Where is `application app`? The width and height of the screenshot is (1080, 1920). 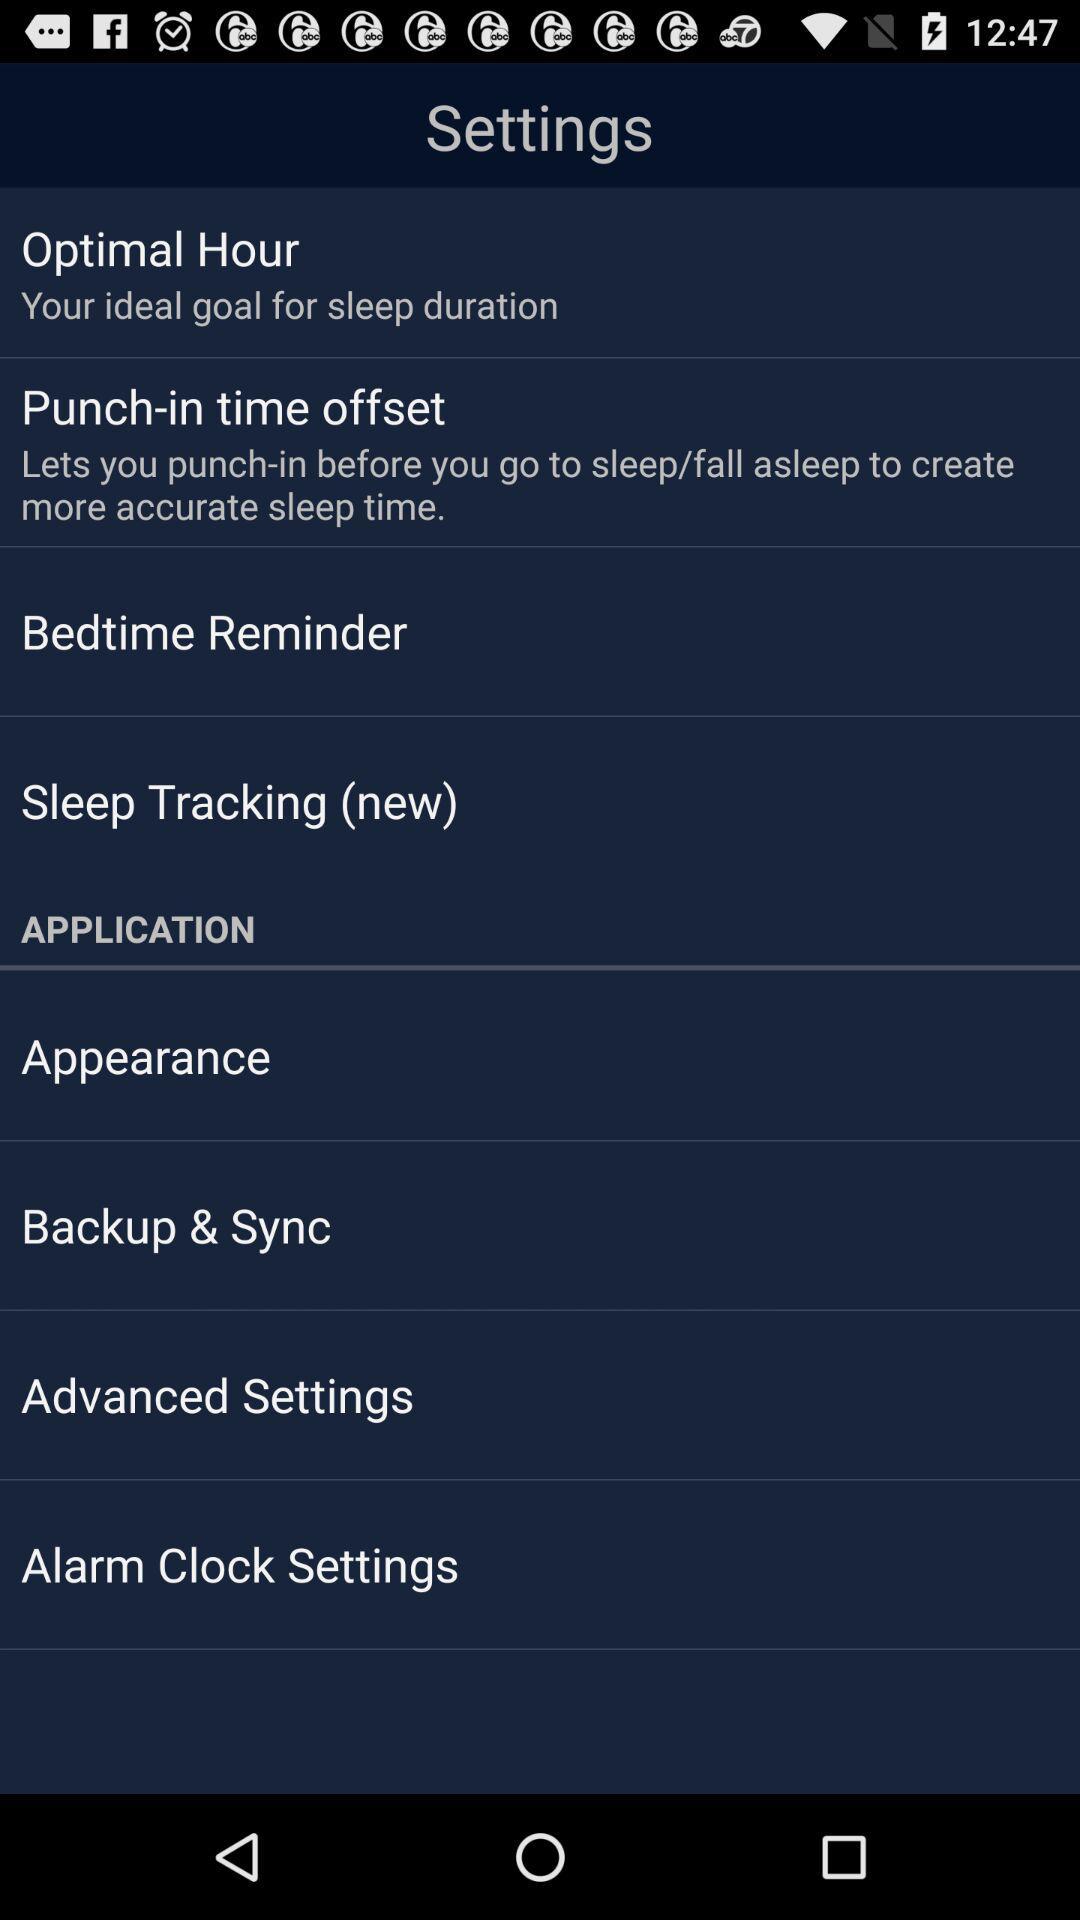
application app is located at coordinates (540, 927).